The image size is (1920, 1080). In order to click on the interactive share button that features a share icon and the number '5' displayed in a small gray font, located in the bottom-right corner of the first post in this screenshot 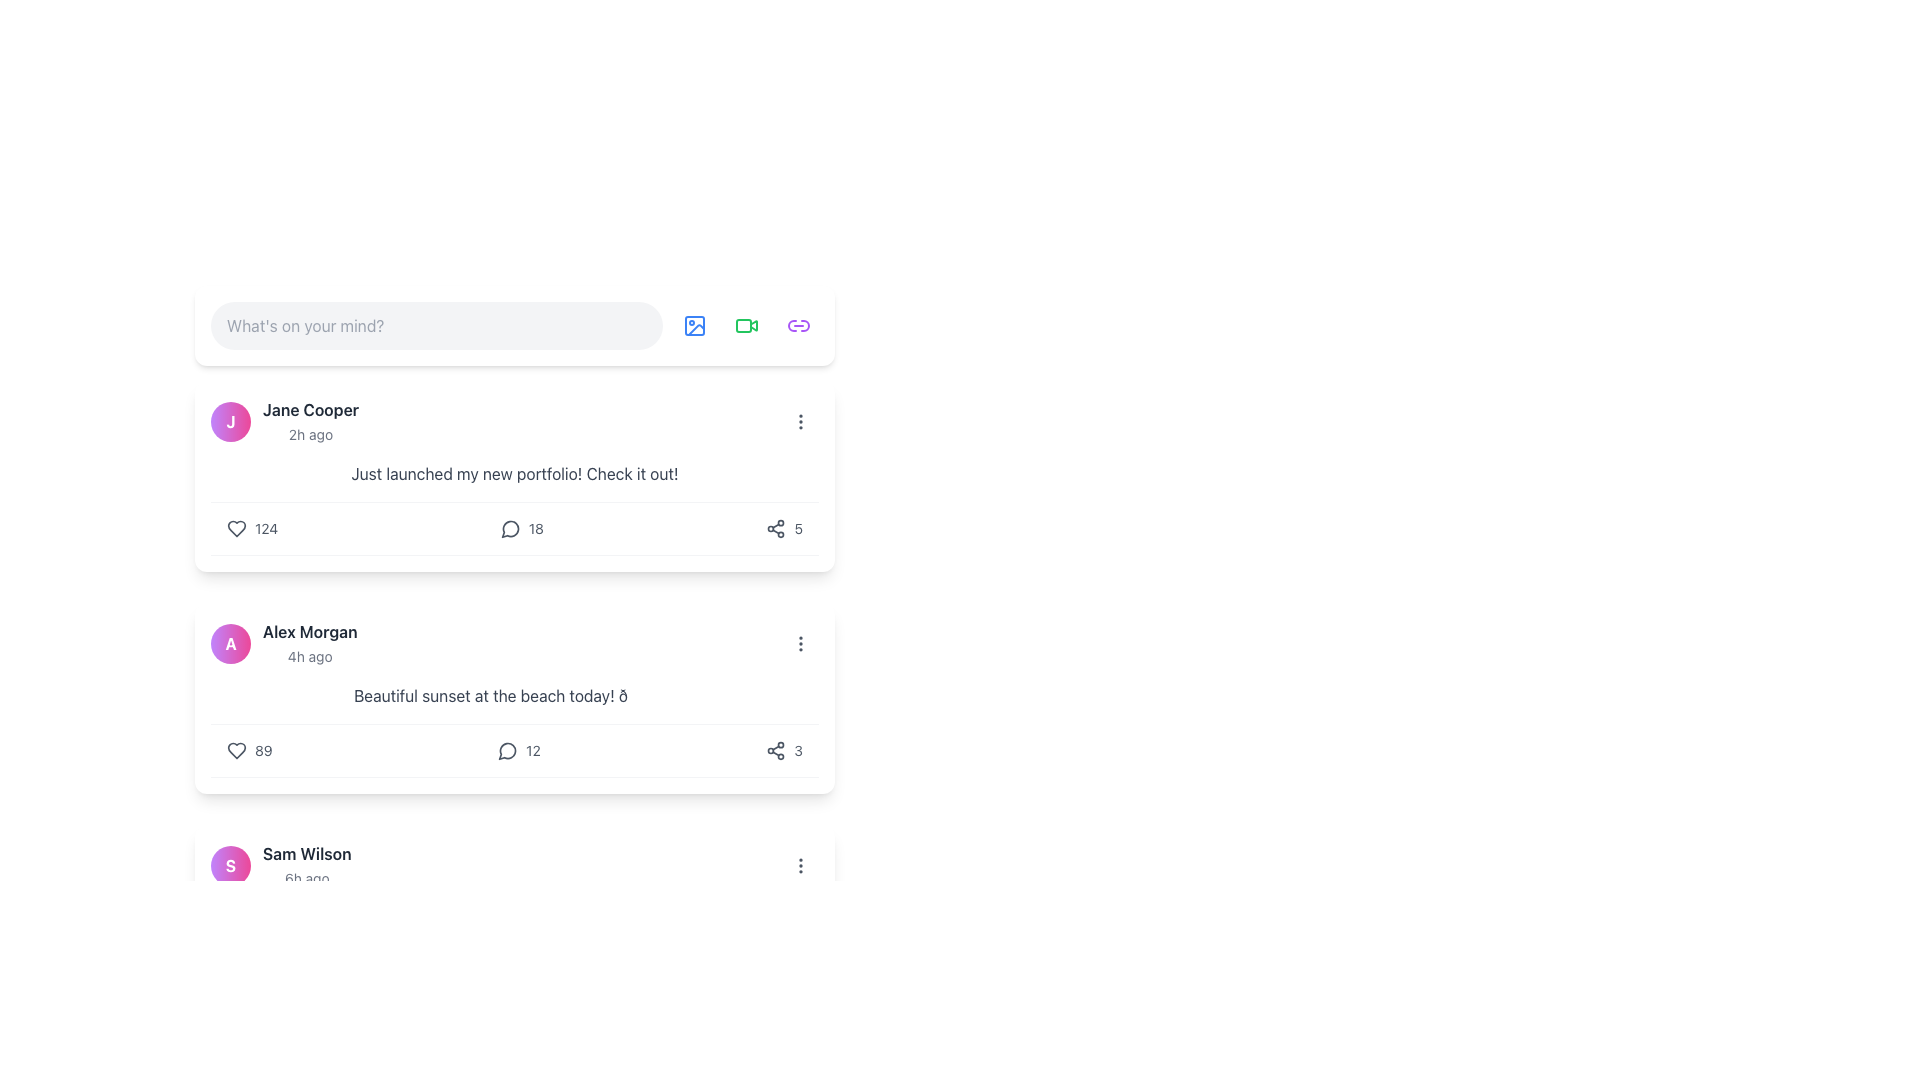, I will do `click(783, 527)`.